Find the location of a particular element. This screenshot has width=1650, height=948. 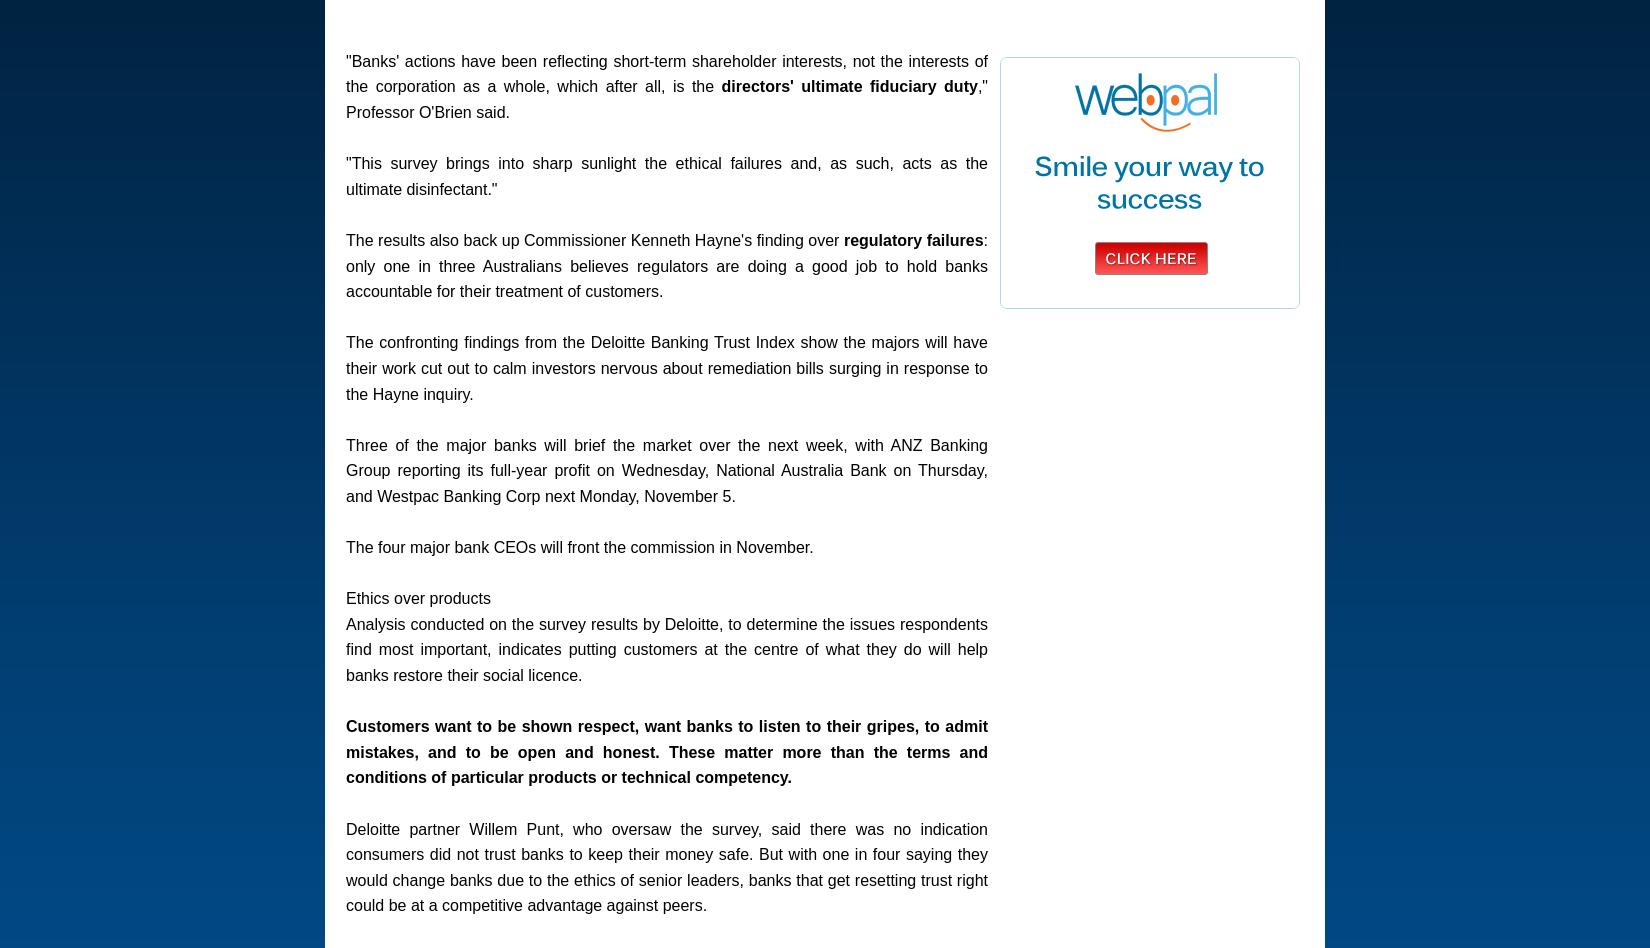

'Ethics over products' is located at coordinates (346, 597).